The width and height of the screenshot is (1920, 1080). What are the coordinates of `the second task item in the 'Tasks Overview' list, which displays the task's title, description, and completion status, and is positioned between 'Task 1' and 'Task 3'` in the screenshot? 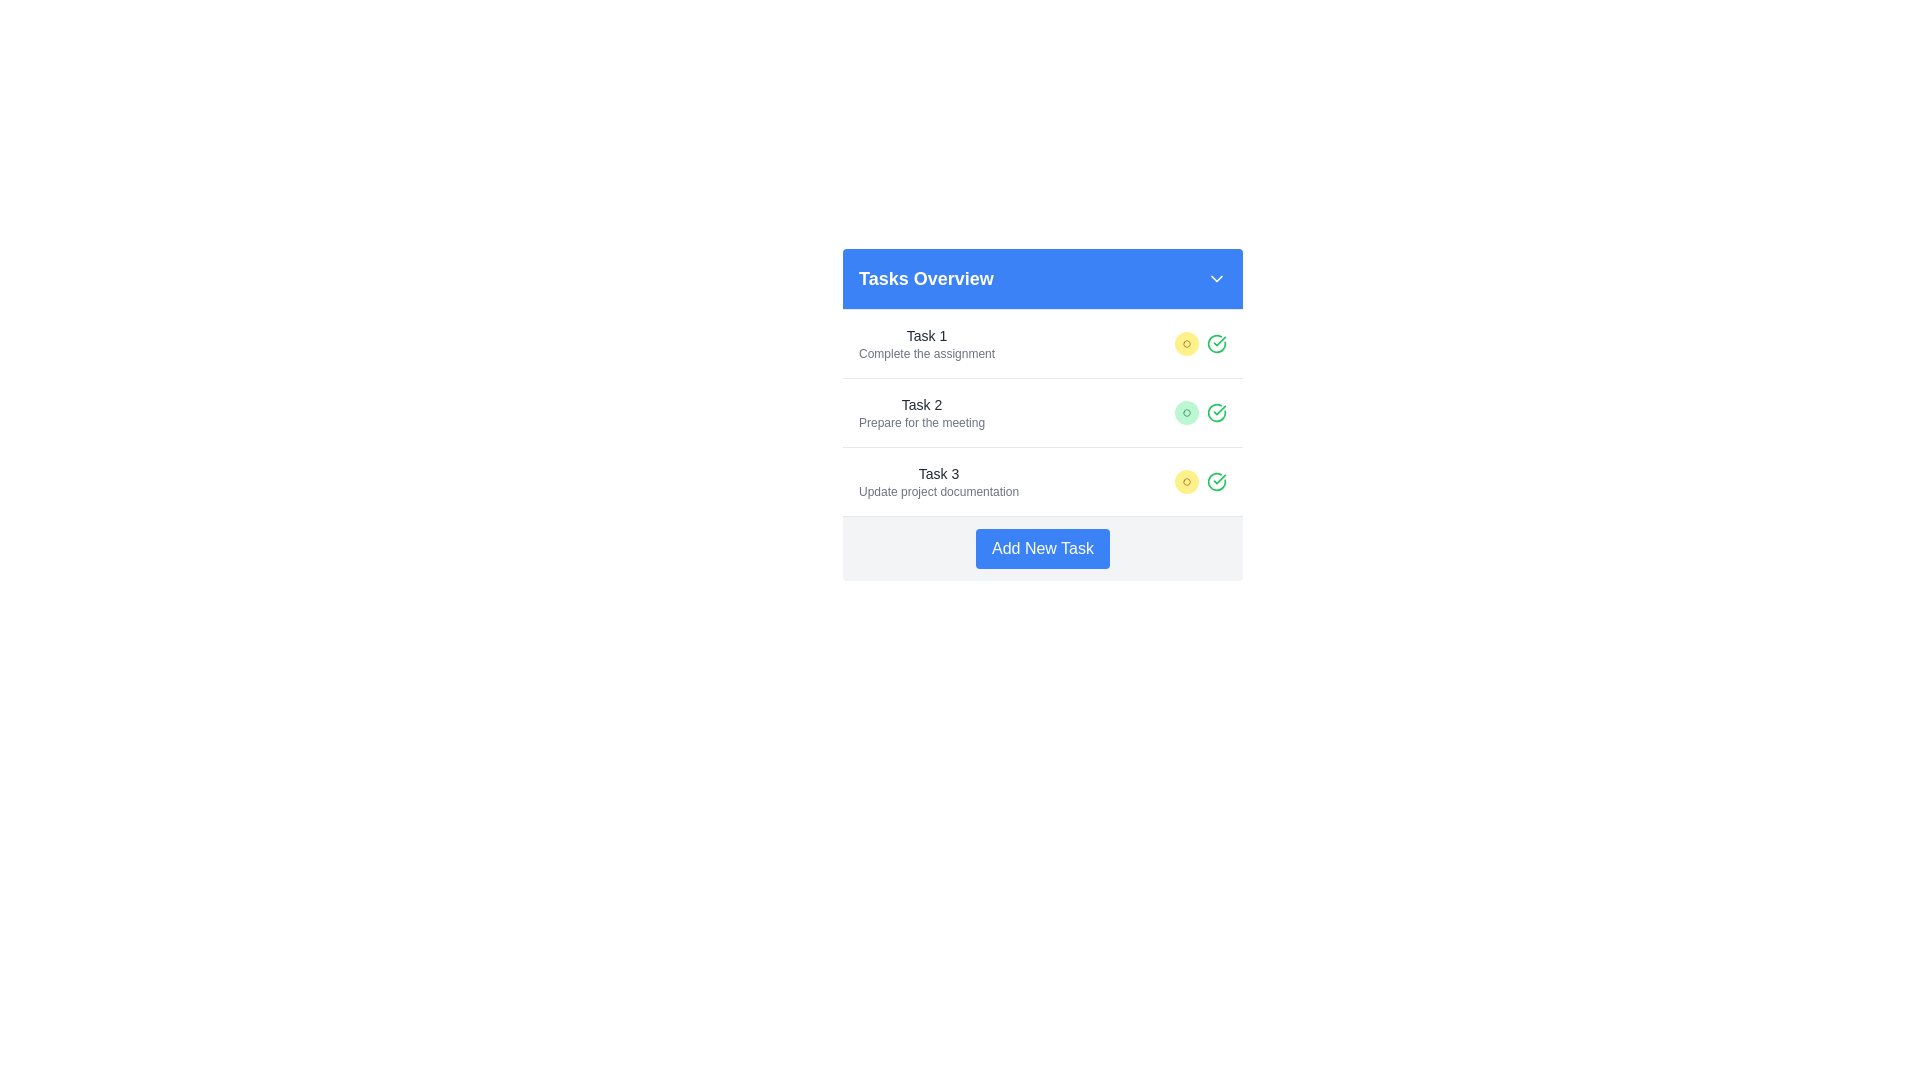 It's located at (1041, 411).